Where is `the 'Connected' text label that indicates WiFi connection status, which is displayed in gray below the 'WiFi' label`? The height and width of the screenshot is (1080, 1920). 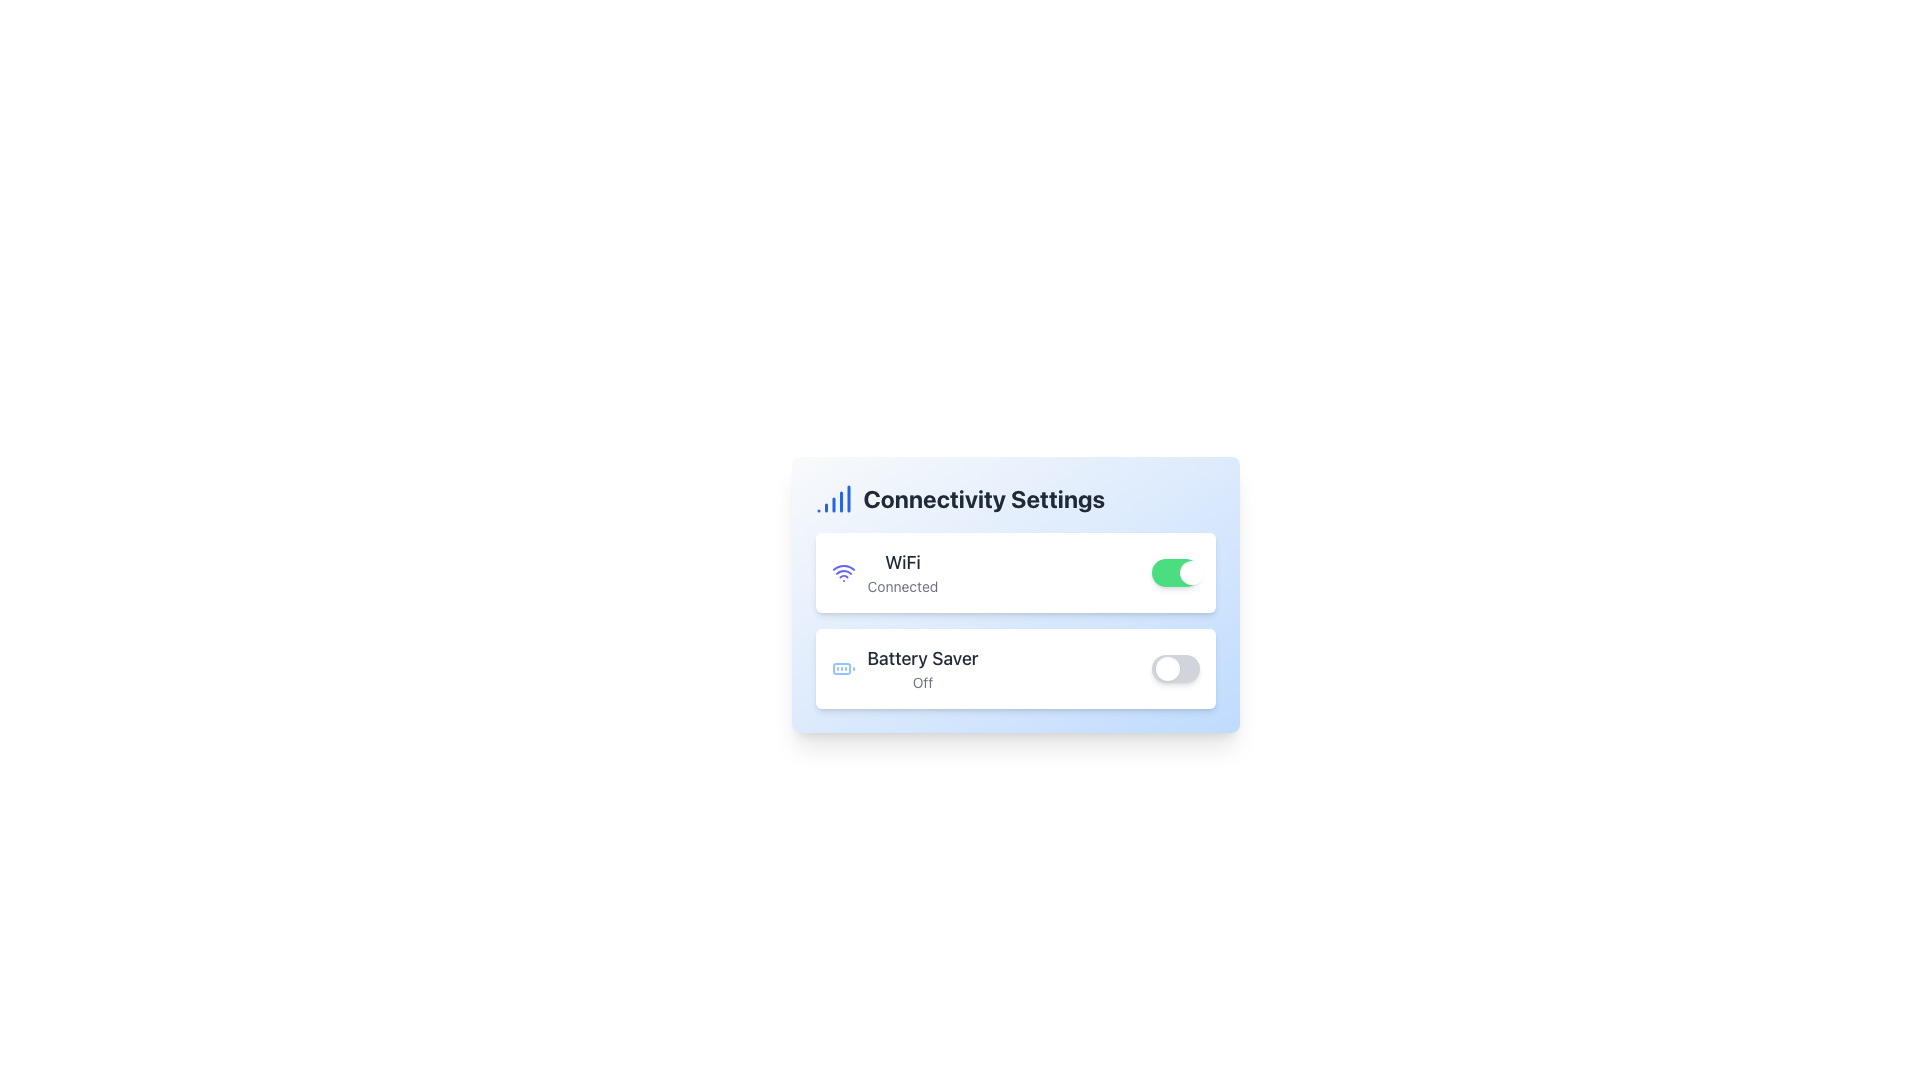
the 'Connected' text label that indicates WiFi connection status, which is displayed in gray below the 'WiFi' label is located at coordinates (901, 585).